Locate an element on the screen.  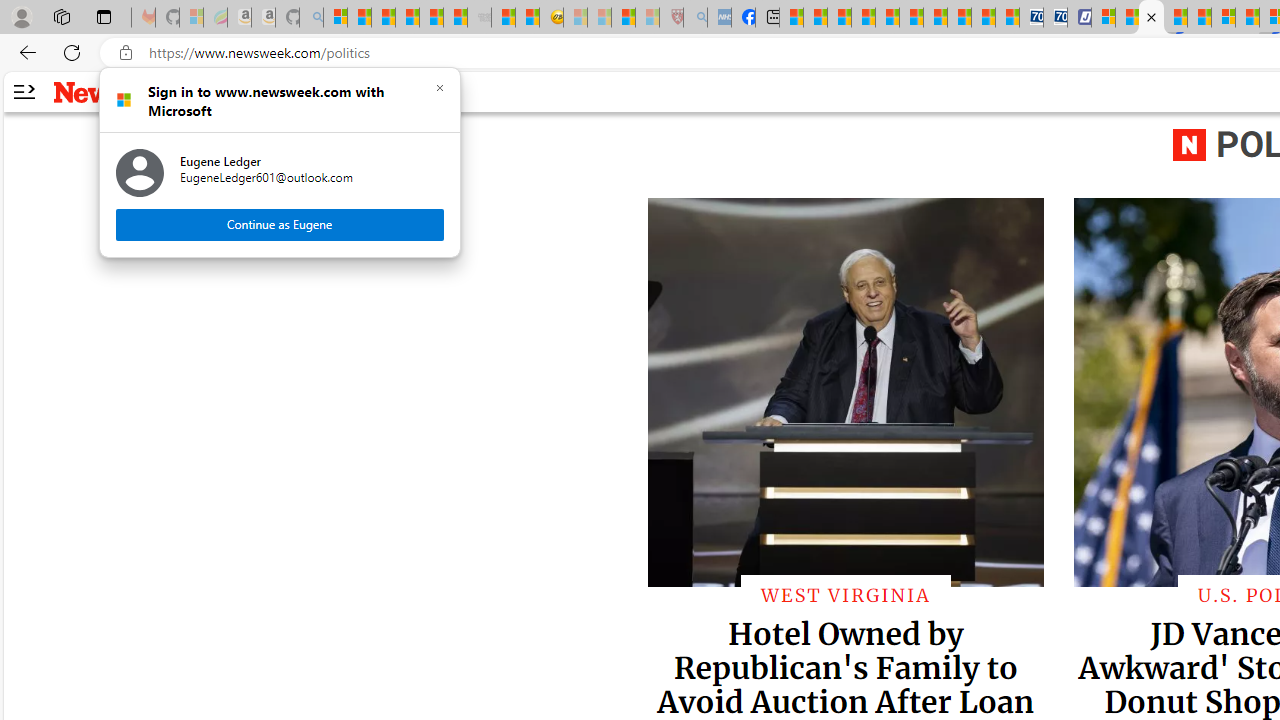
'Cheap Hotels - Save70.com' is located at coordinates (1055, 17).